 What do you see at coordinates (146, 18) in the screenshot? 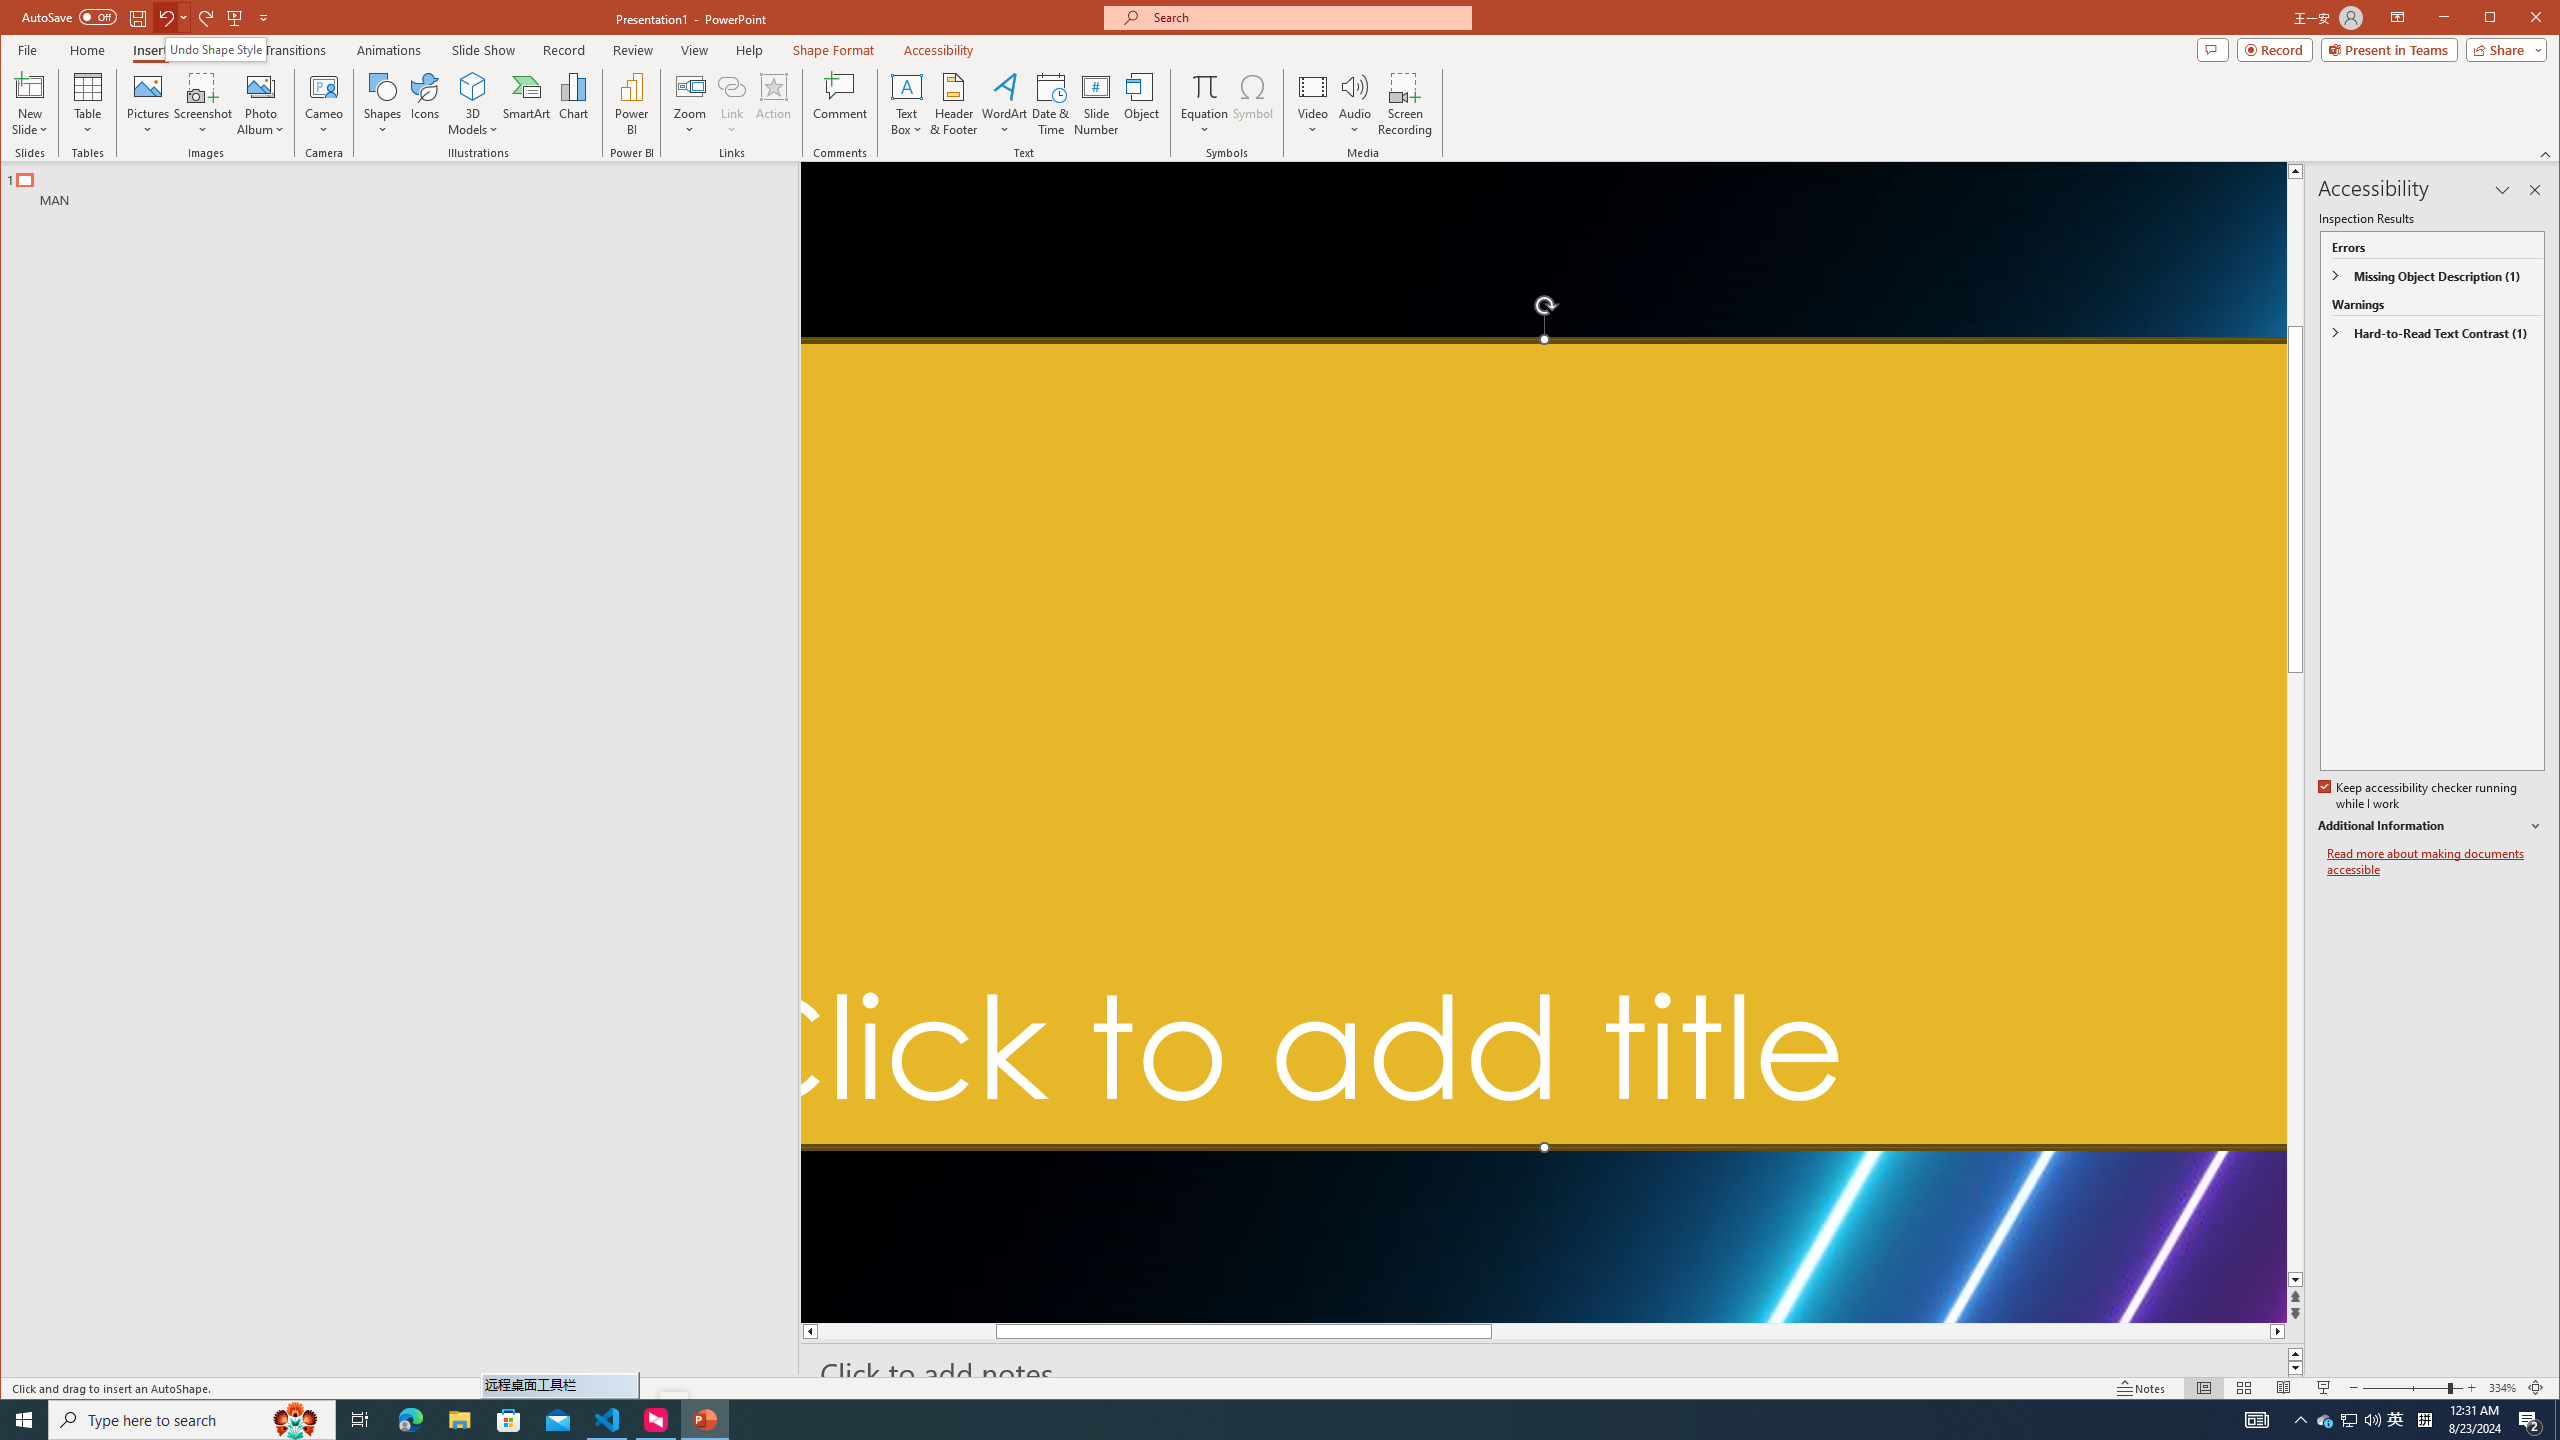
I see `'Quick Access Toolbar'` at bounding box center [146, 18].